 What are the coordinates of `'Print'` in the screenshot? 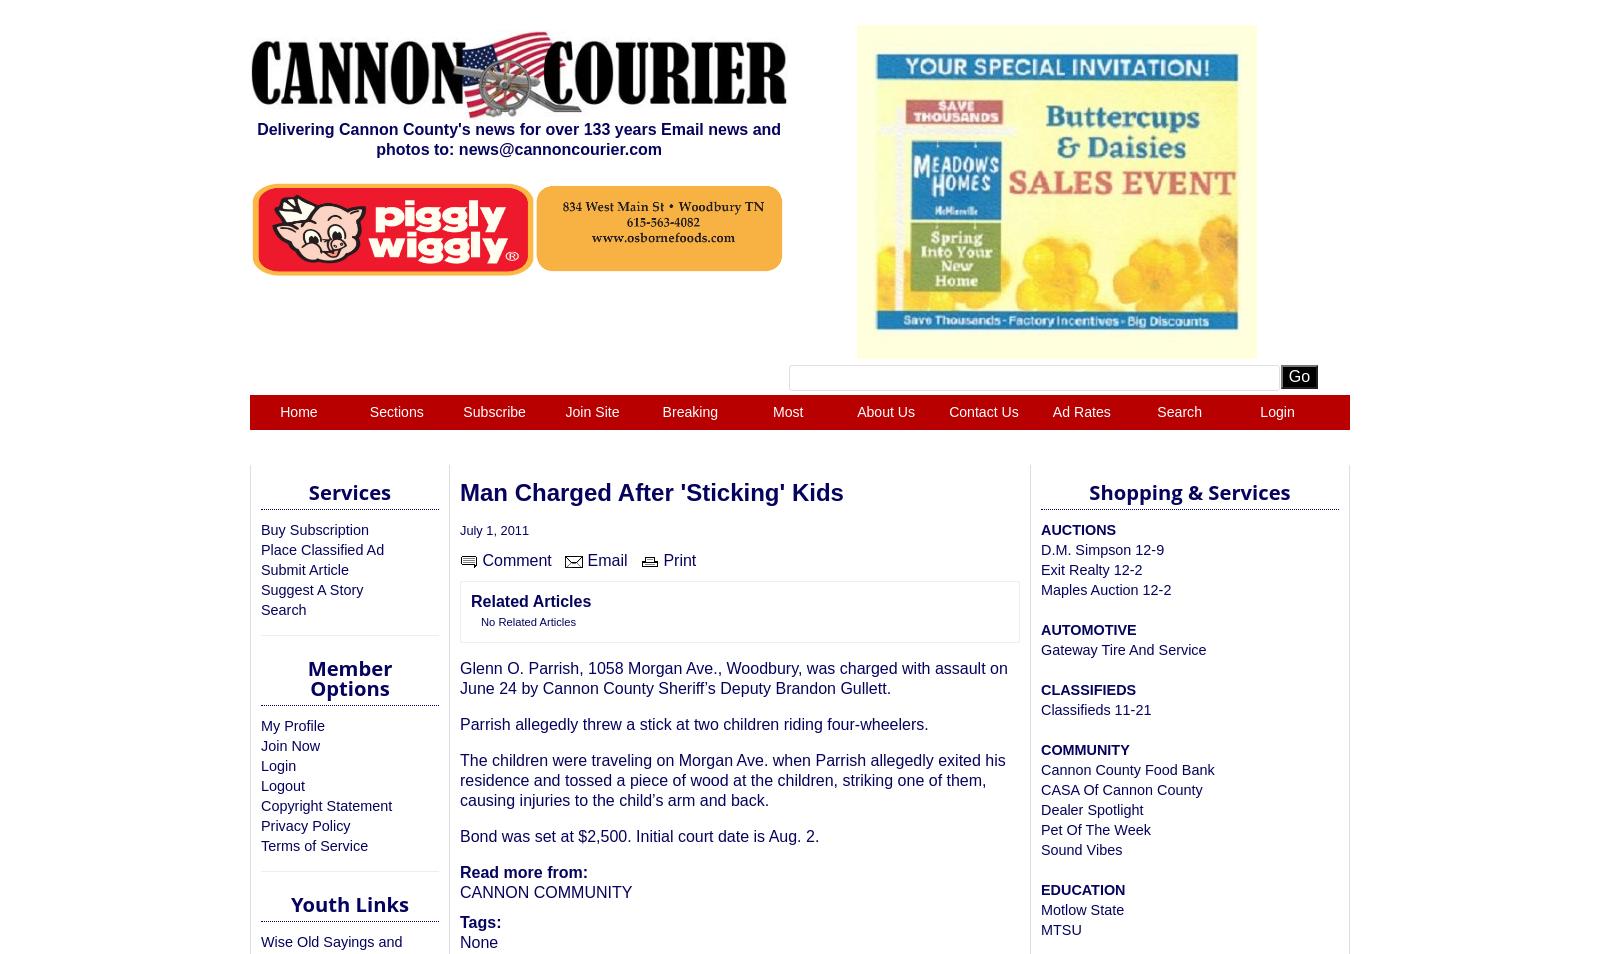 It's located at (658, 559).